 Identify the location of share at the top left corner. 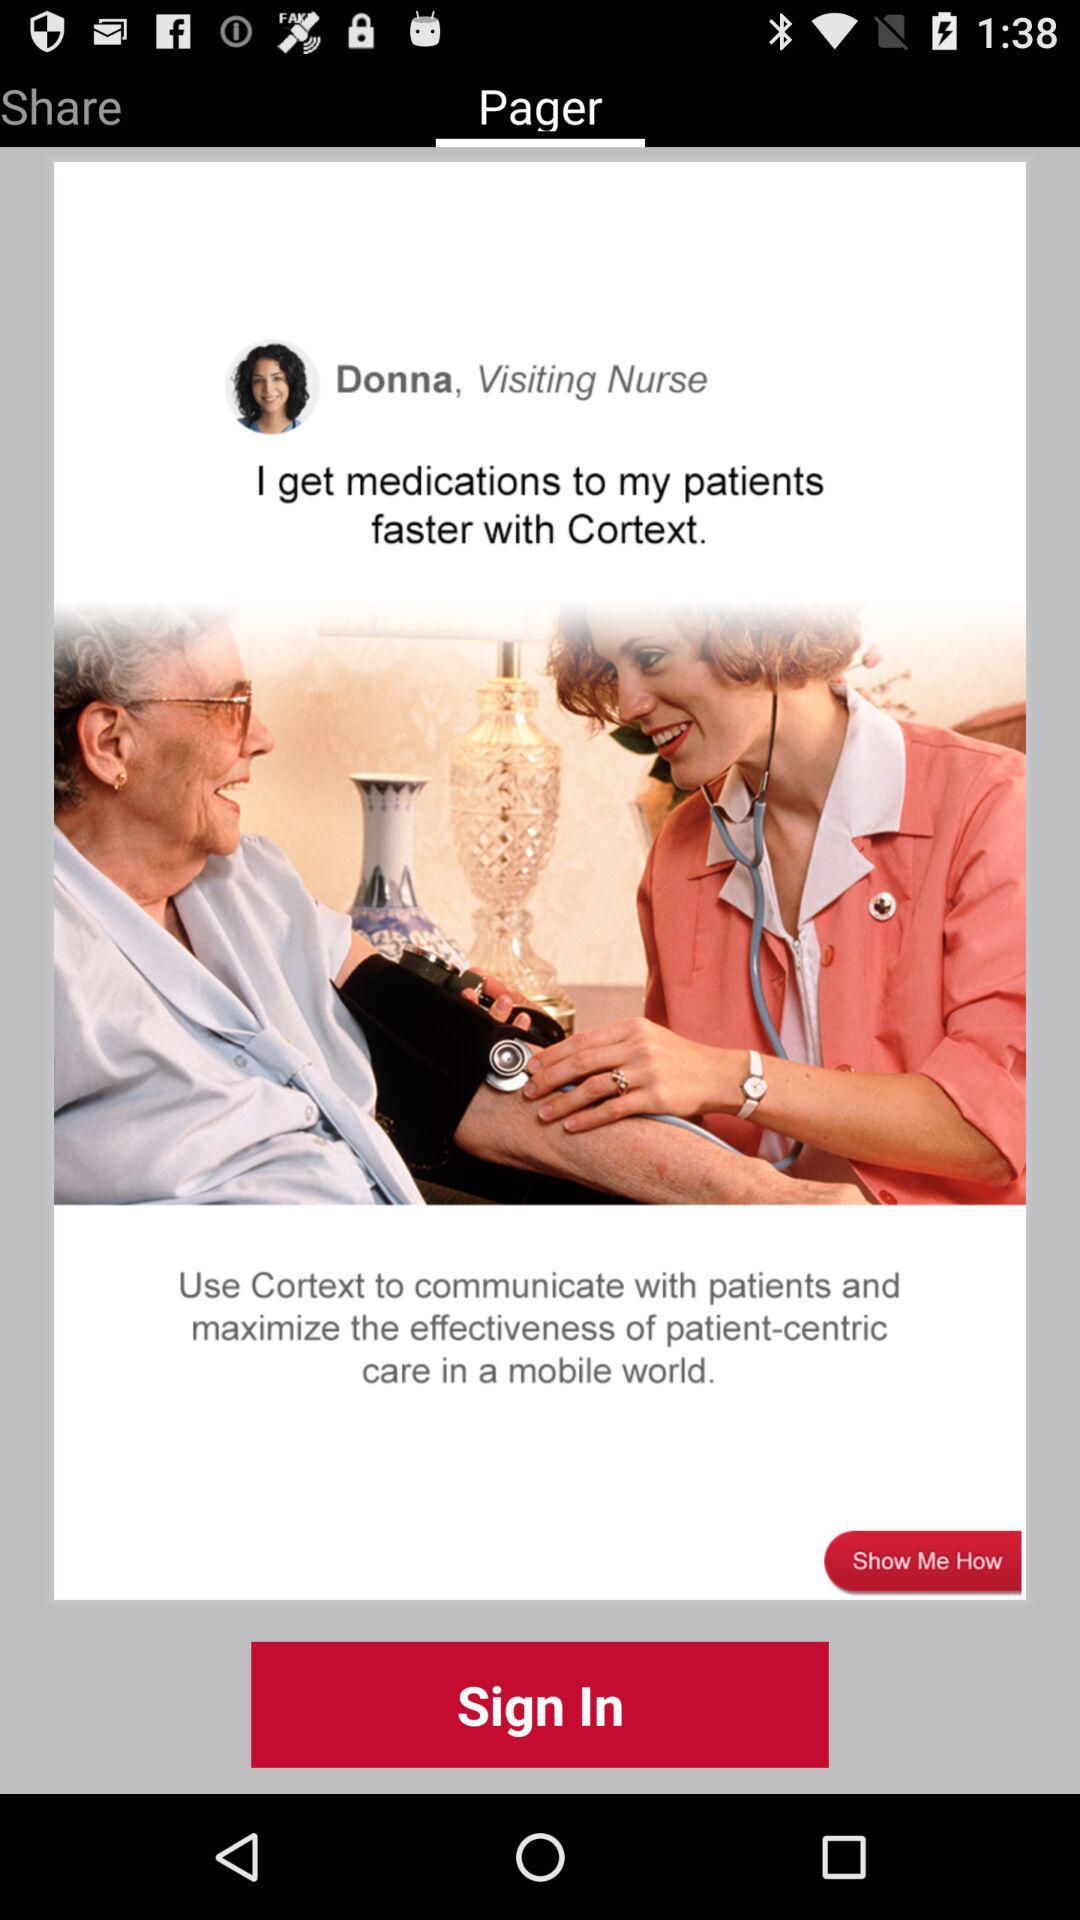
(60, 101).